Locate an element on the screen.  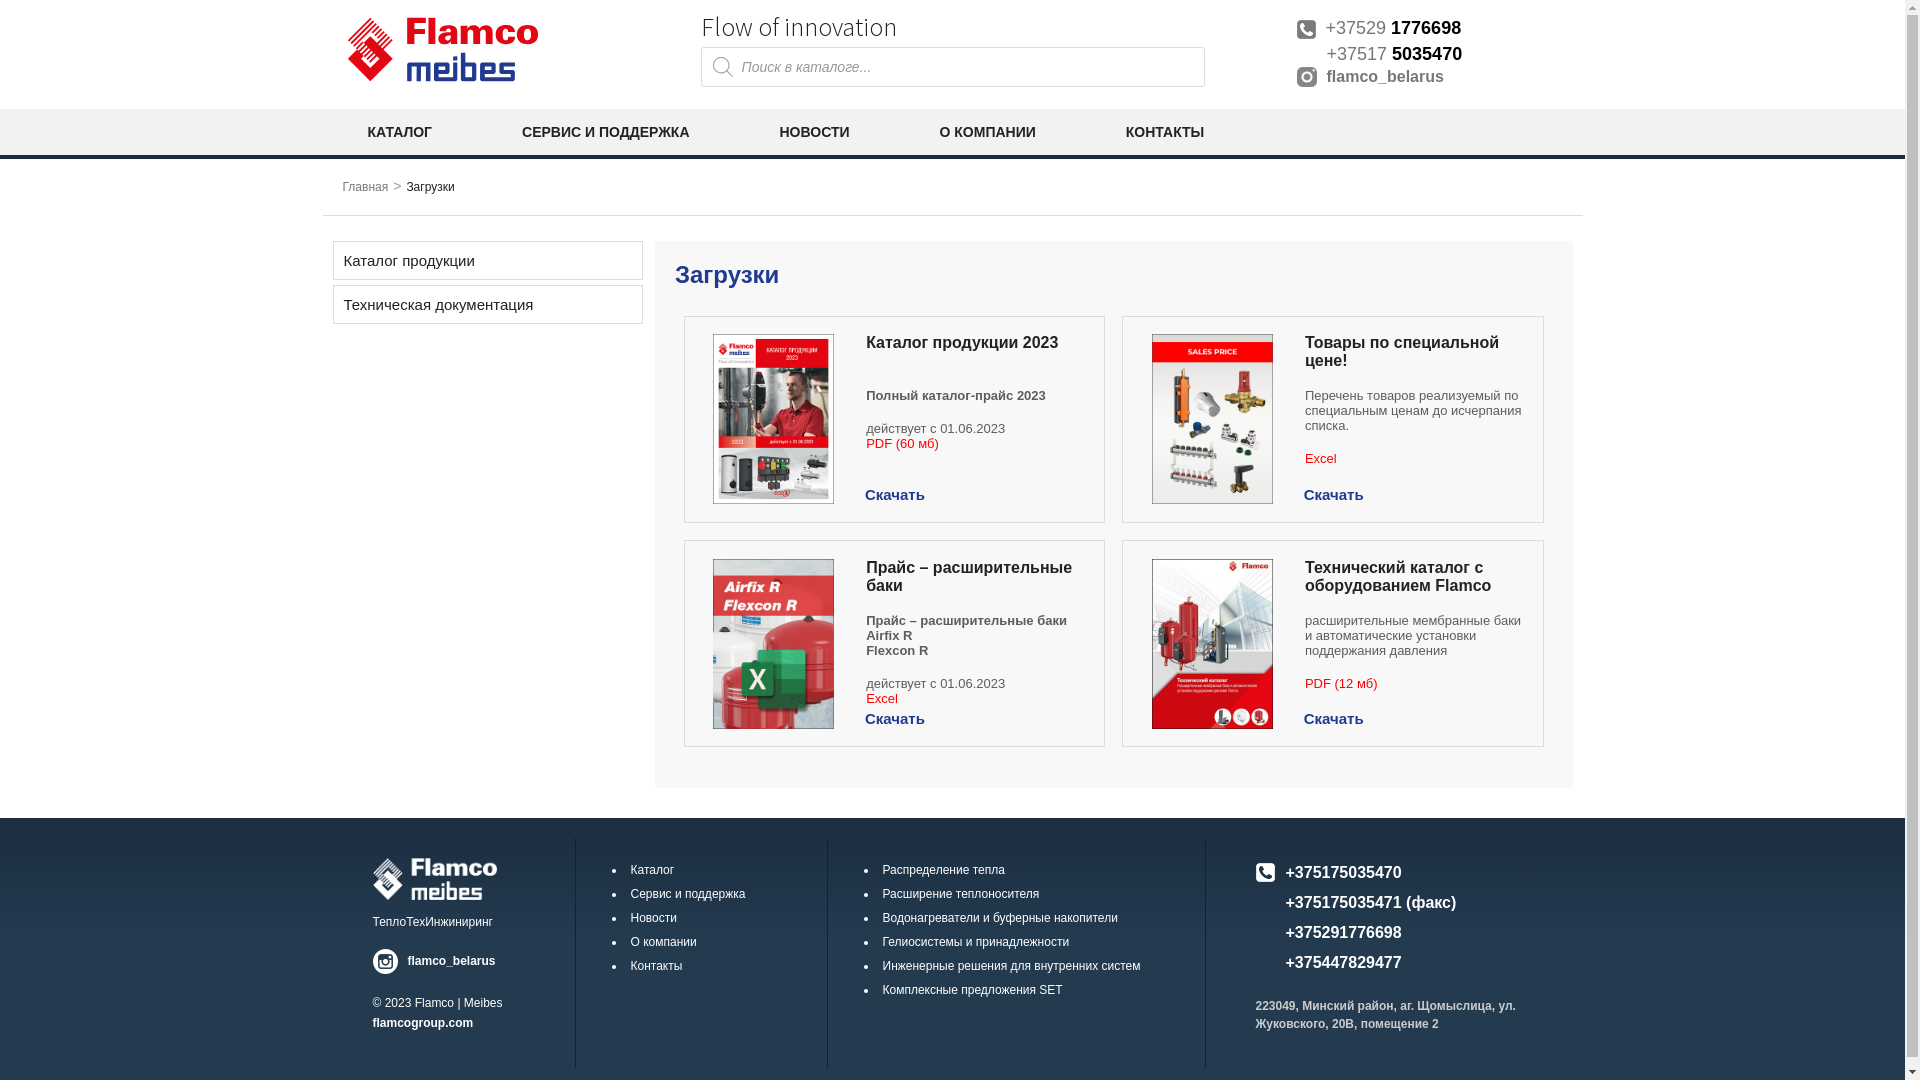
'flamco_belarus' is located at coordinates (1433, 76).